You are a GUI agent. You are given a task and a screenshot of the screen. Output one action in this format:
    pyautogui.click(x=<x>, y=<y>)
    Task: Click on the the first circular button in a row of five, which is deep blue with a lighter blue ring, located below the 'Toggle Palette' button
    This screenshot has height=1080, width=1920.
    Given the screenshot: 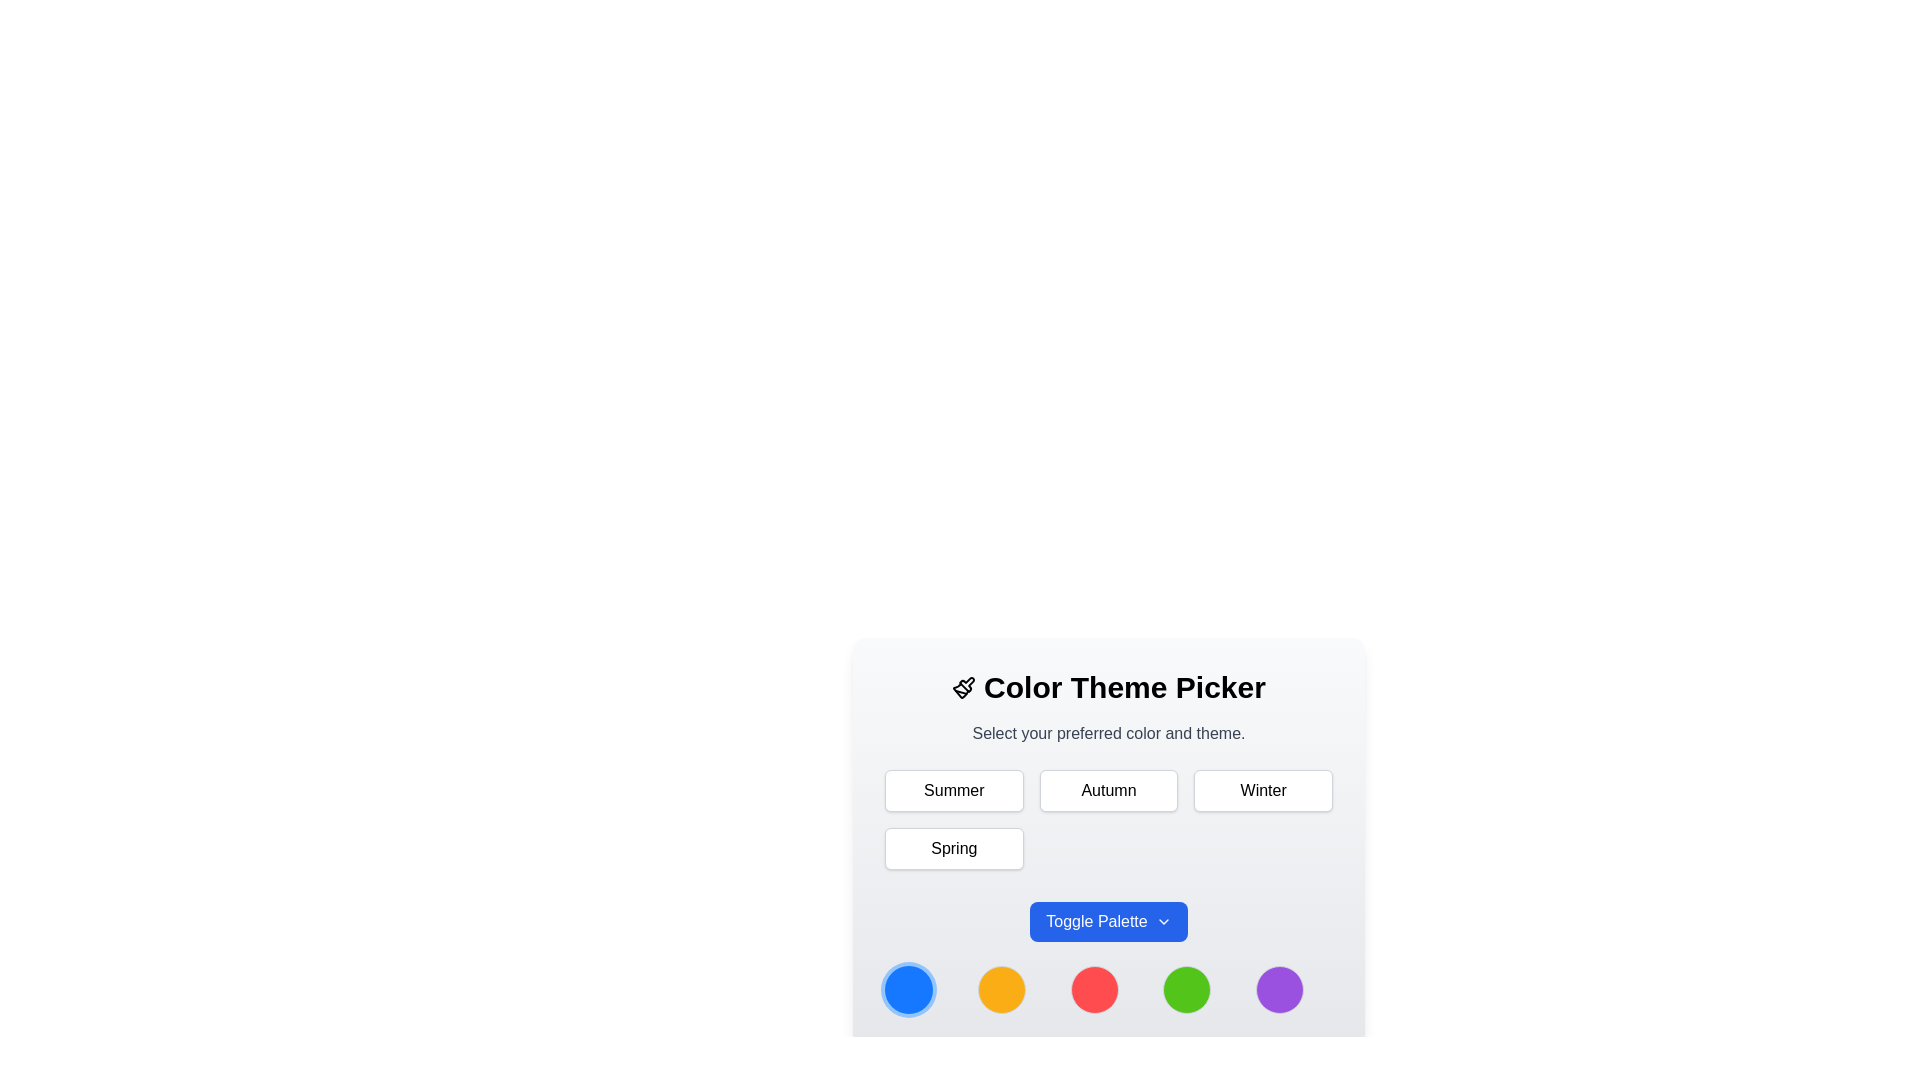 What is the action you would take?
    pyautogui.click(x=907, y=990)
    